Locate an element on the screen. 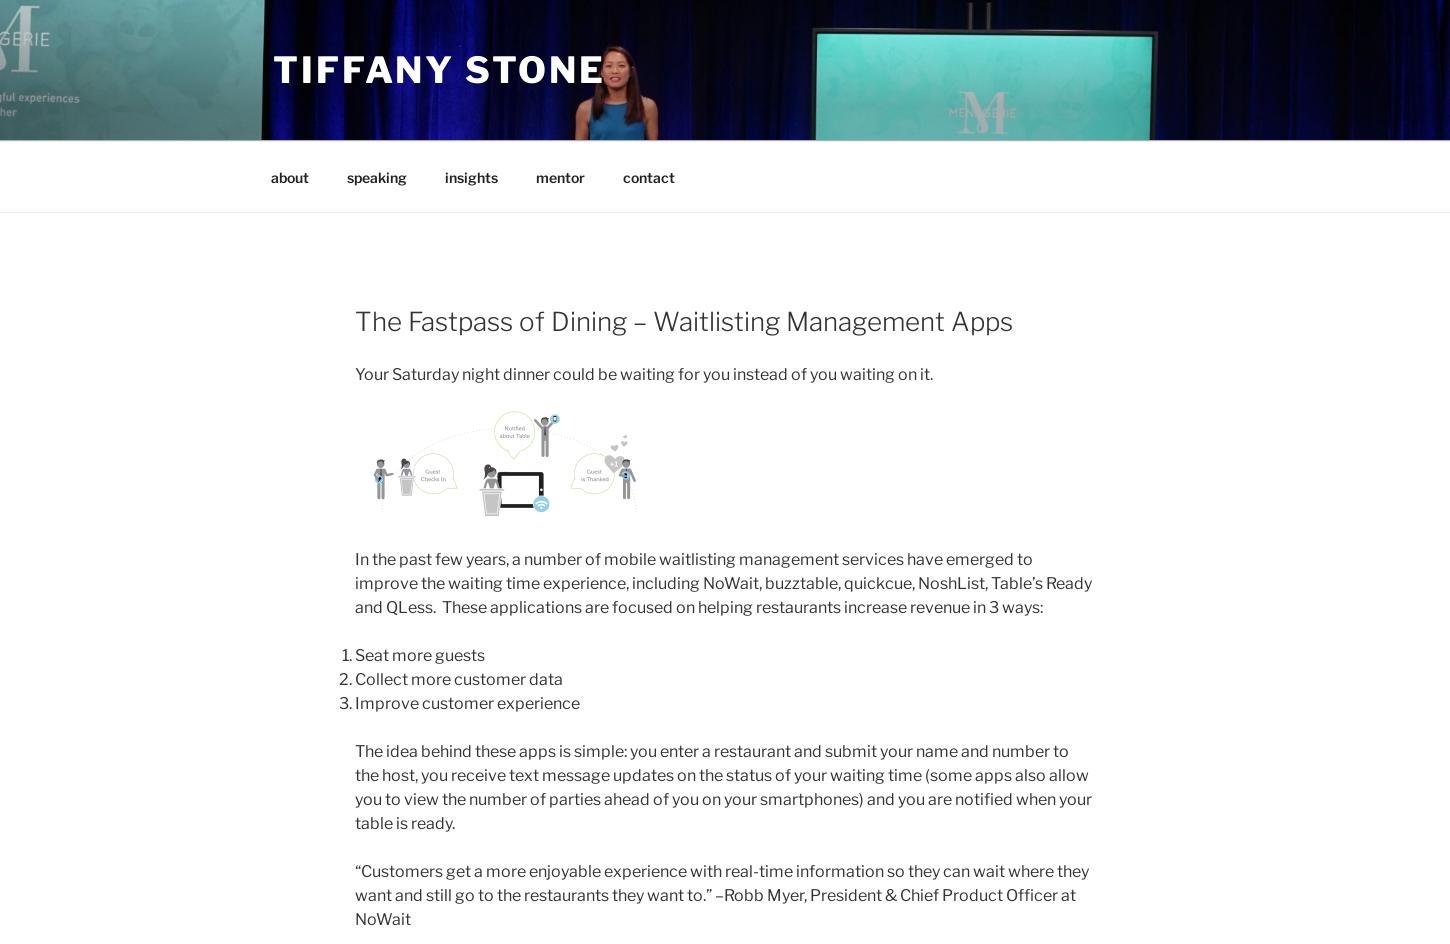 This screenshot has height=944, width=1450. 'mentor' is located at coordinates (535, 176).